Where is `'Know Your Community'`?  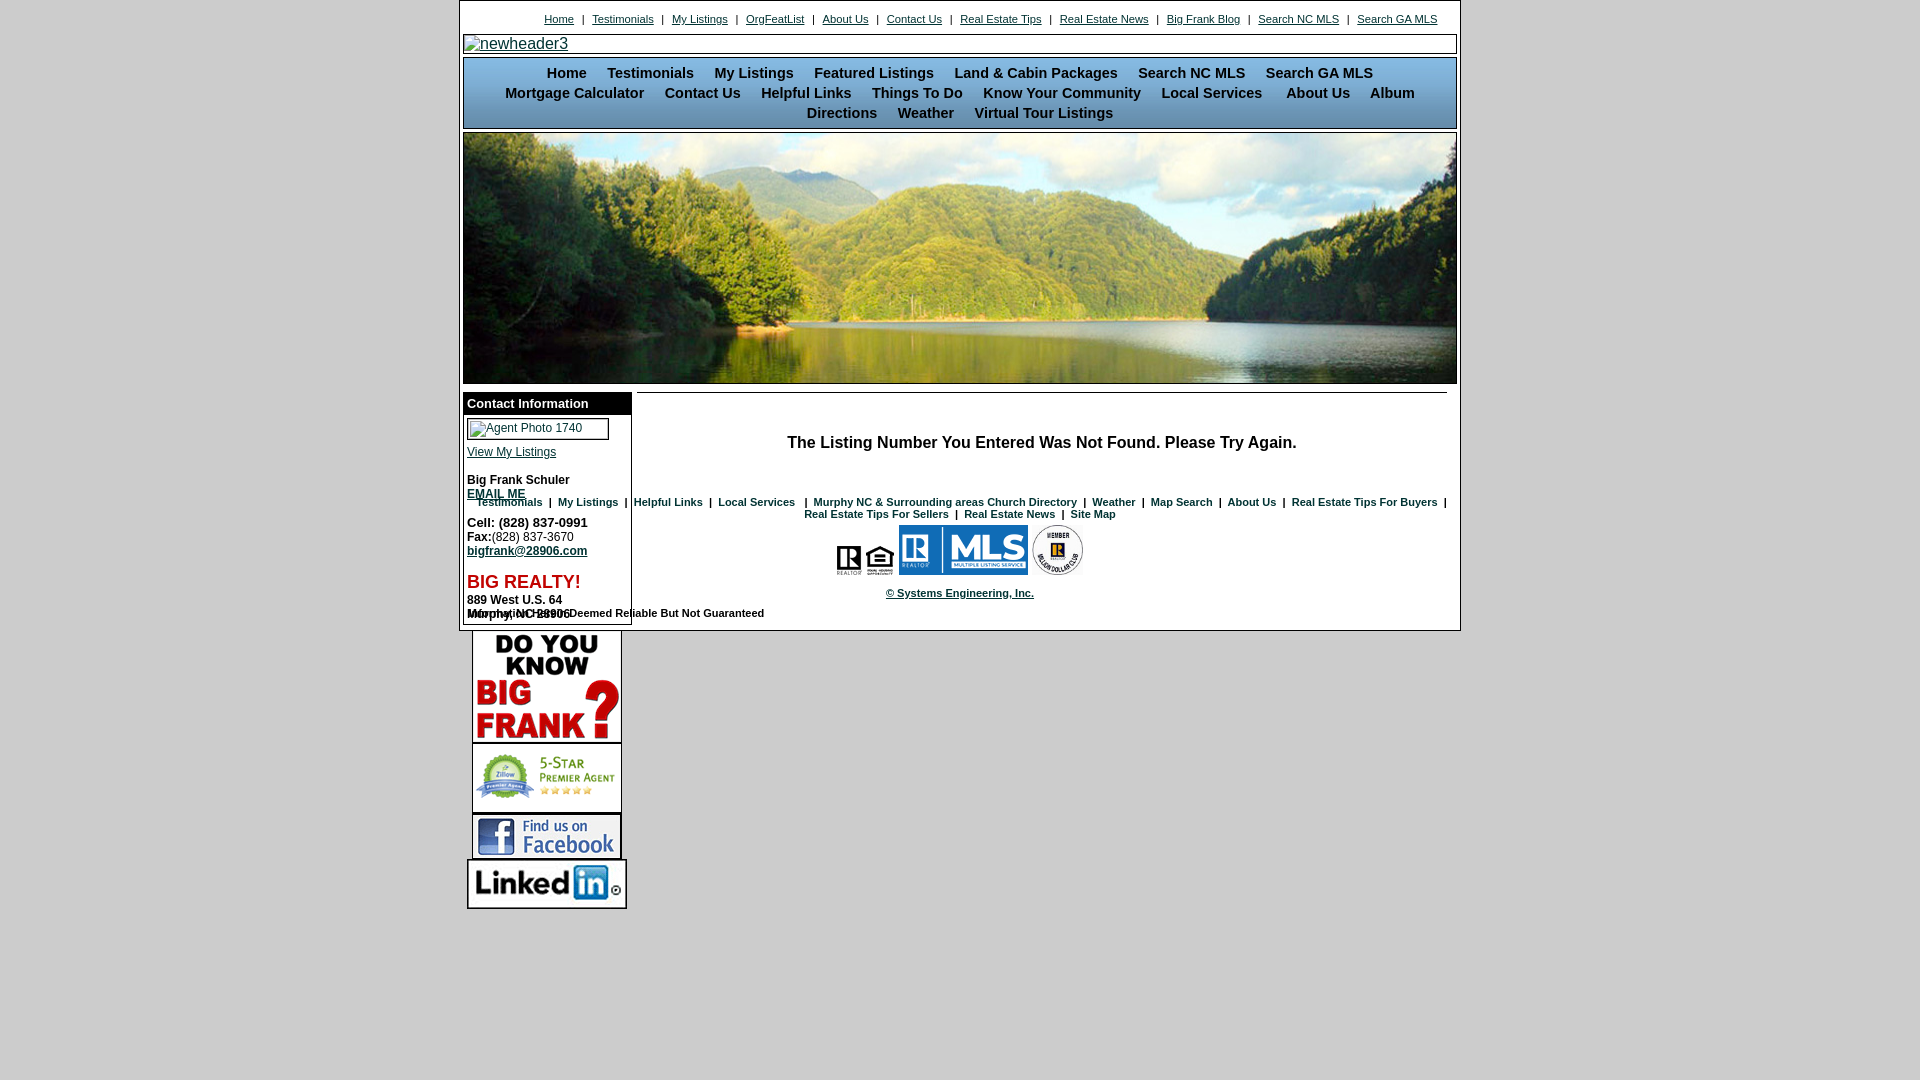 'Know Your Community' is located at coordinates (1060, 92).